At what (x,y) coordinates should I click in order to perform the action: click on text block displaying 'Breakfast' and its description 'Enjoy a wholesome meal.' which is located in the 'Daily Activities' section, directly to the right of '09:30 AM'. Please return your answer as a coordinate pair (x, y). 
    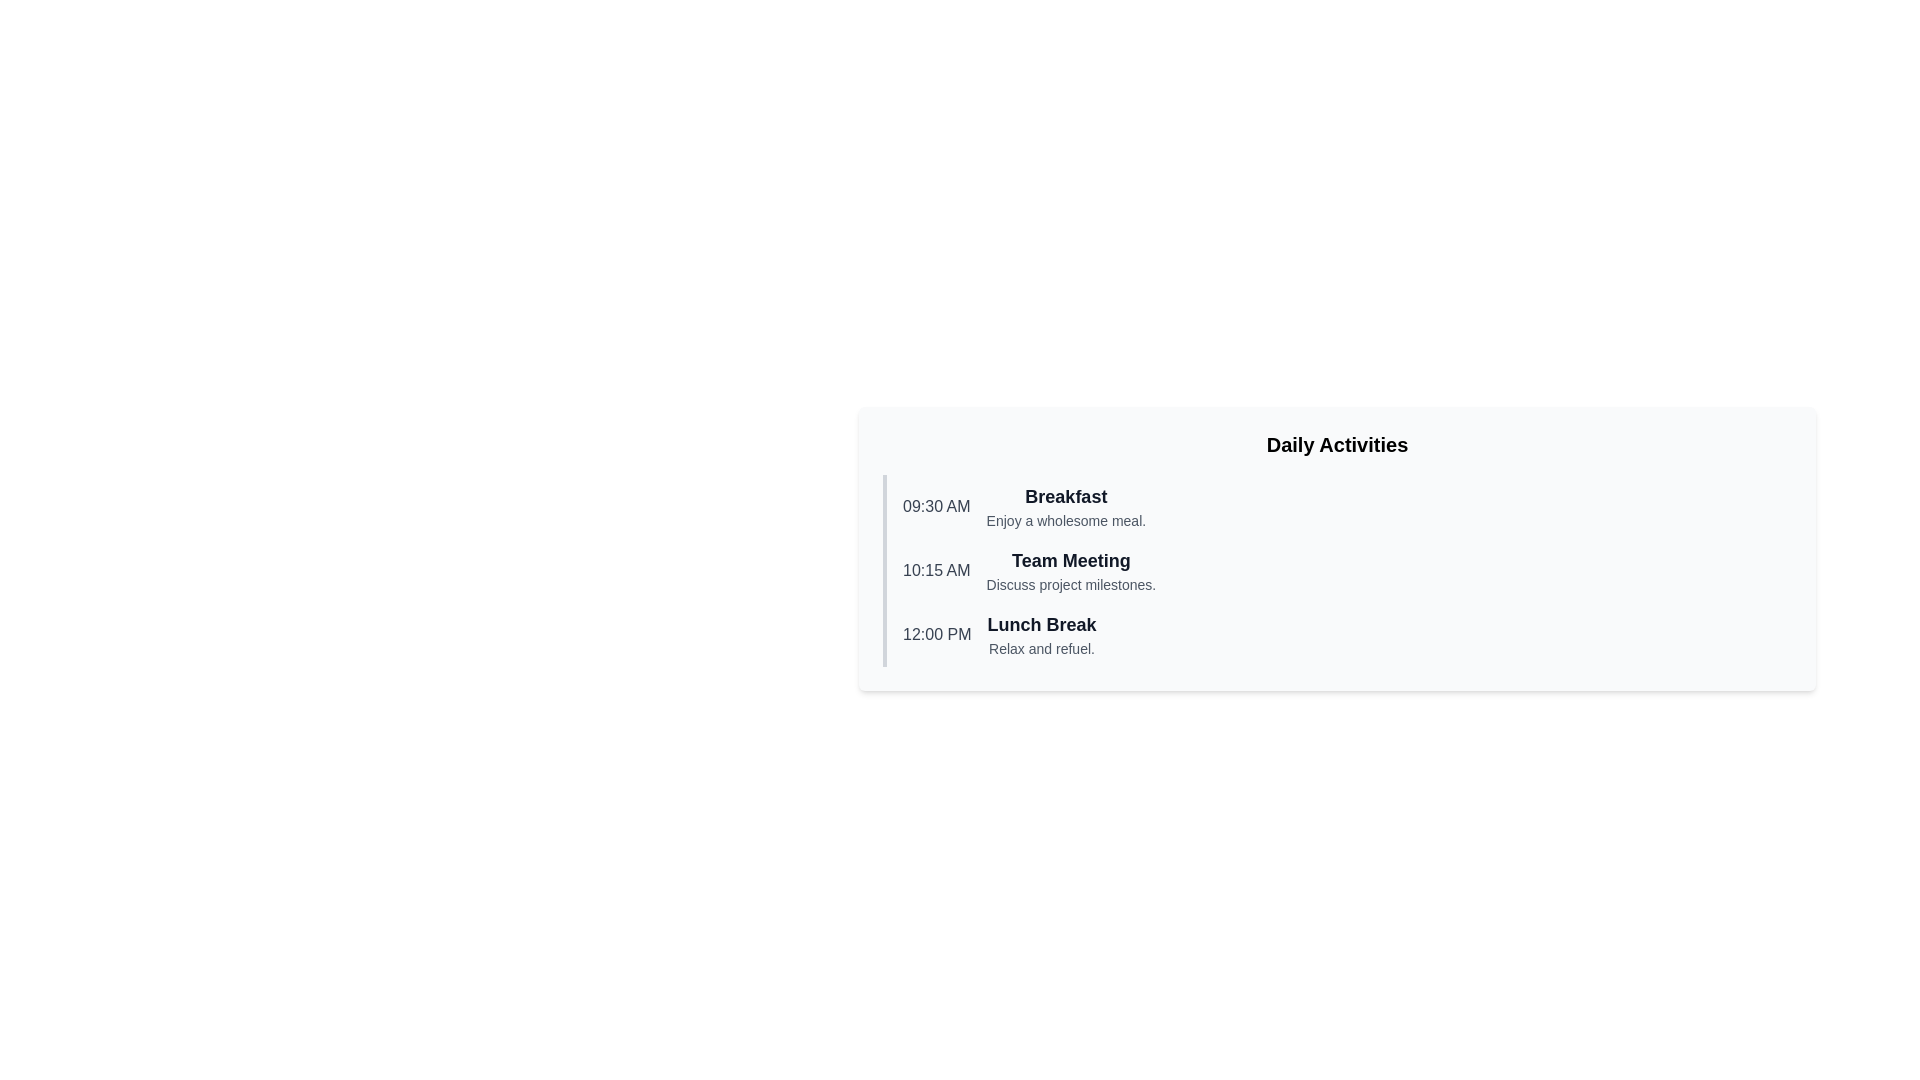
    Looking at the image, I should click on (1065, 505).